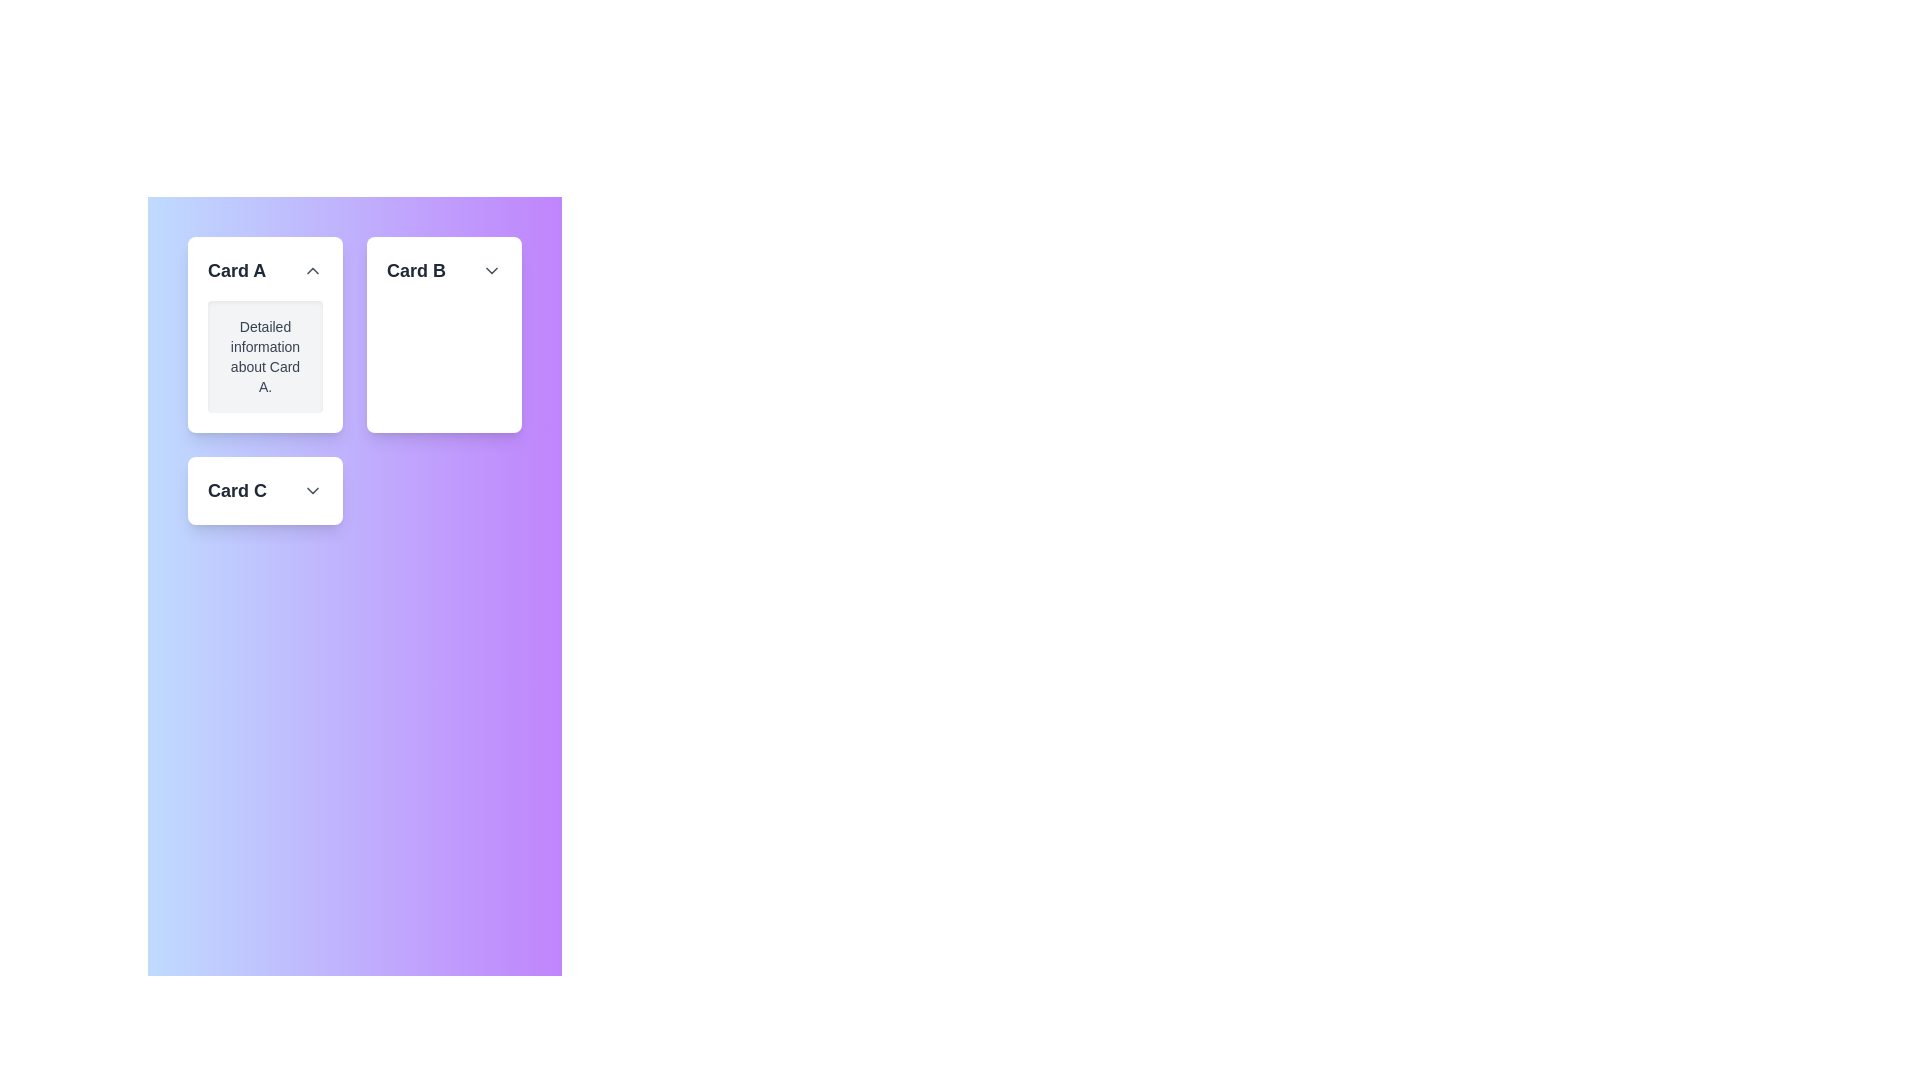 This screenshot has width=1920, height=1080. I want to click on the static text label displaying 'Card B', which is styled in a bold font and serves as the header for the second card in a vertical card layout, so click(415, 270).